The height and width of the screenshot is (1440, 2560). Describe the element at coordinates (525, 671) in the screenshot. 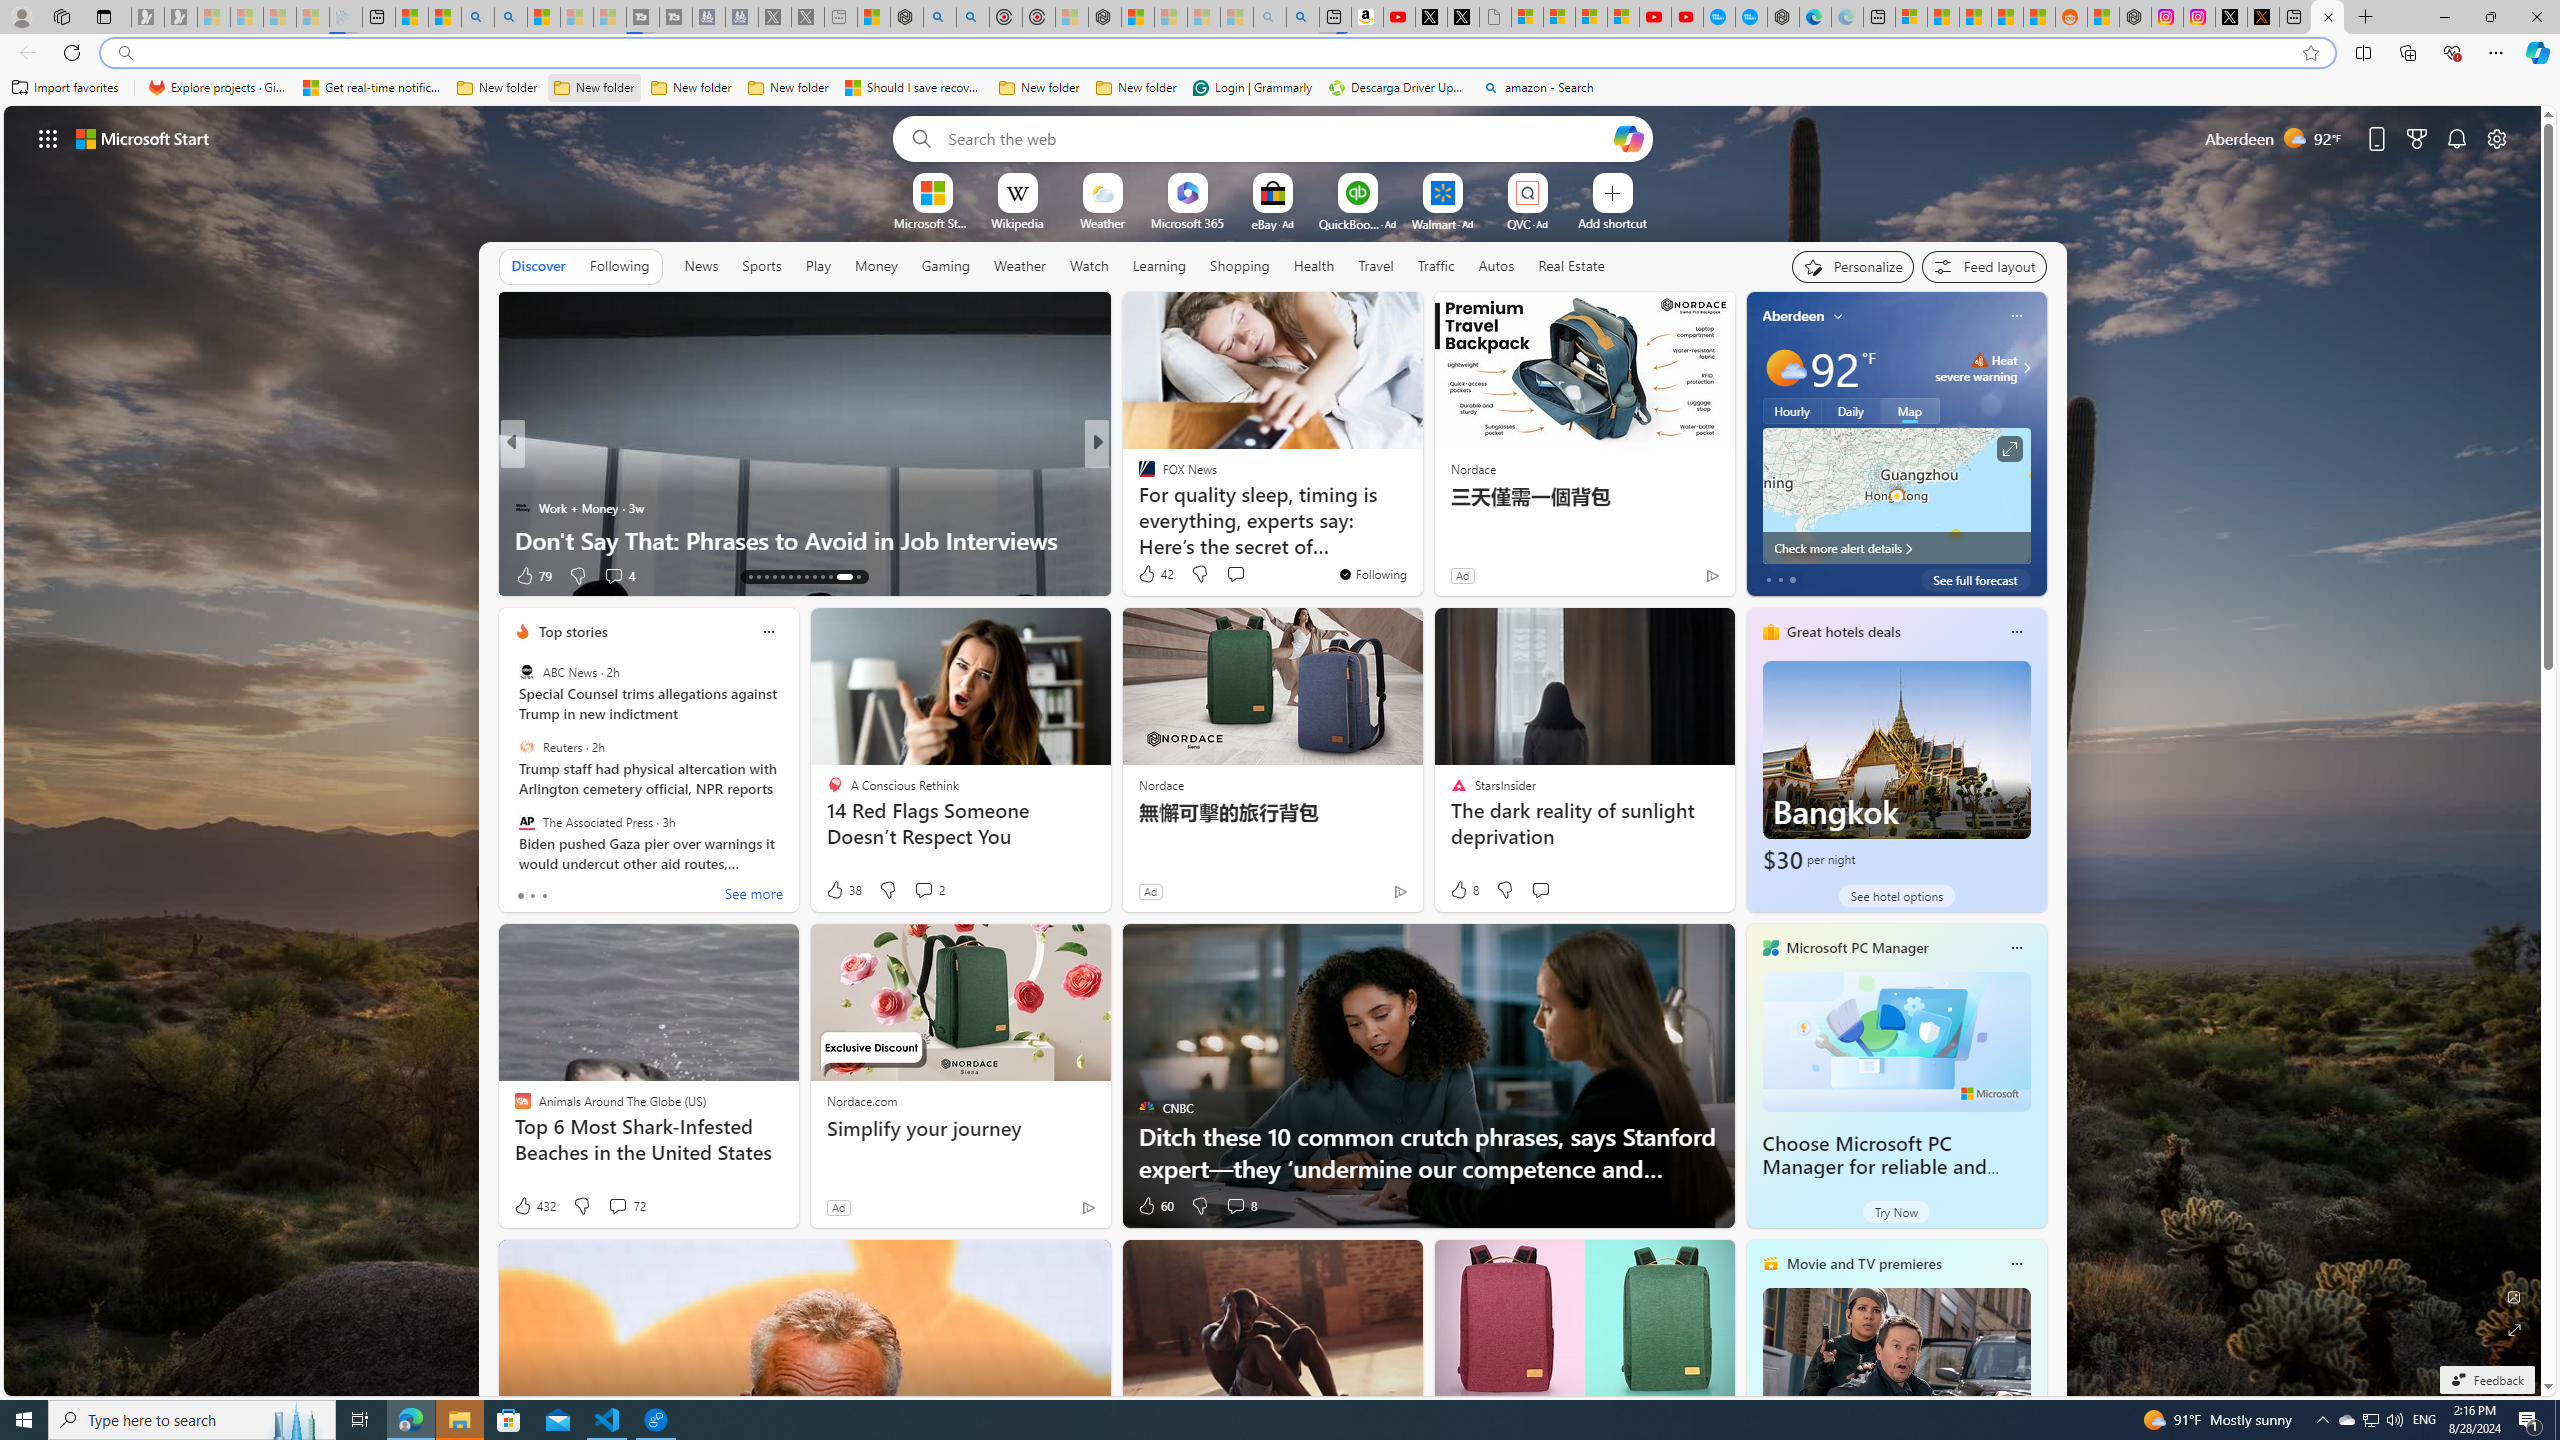

I see `'ABC News'` at that location.